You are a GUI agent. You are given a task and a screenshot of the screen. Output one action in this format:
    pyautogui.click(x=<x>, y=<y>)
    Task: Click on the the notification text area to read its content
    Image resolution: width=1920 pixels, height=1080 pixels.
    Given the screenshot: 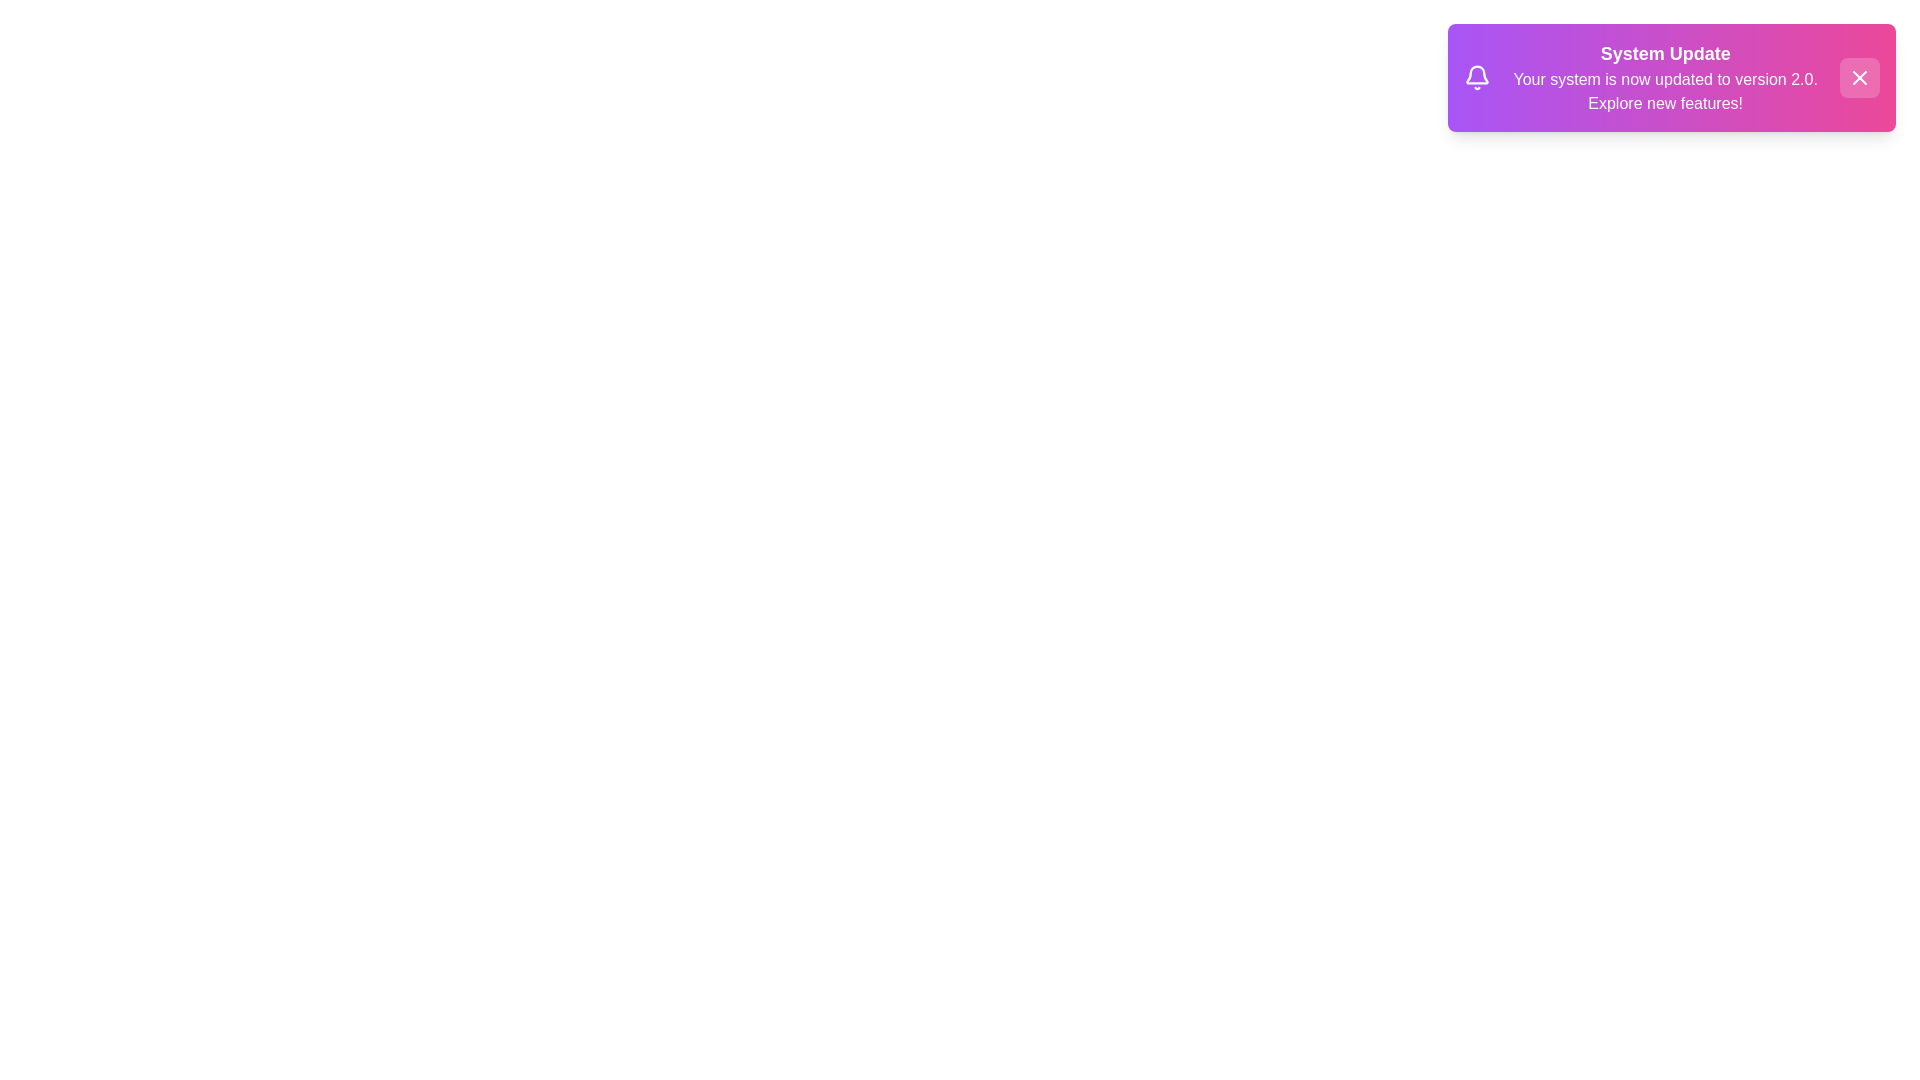 What is the action you would take?
    pyautogui.click(x=1665, y=76)
    